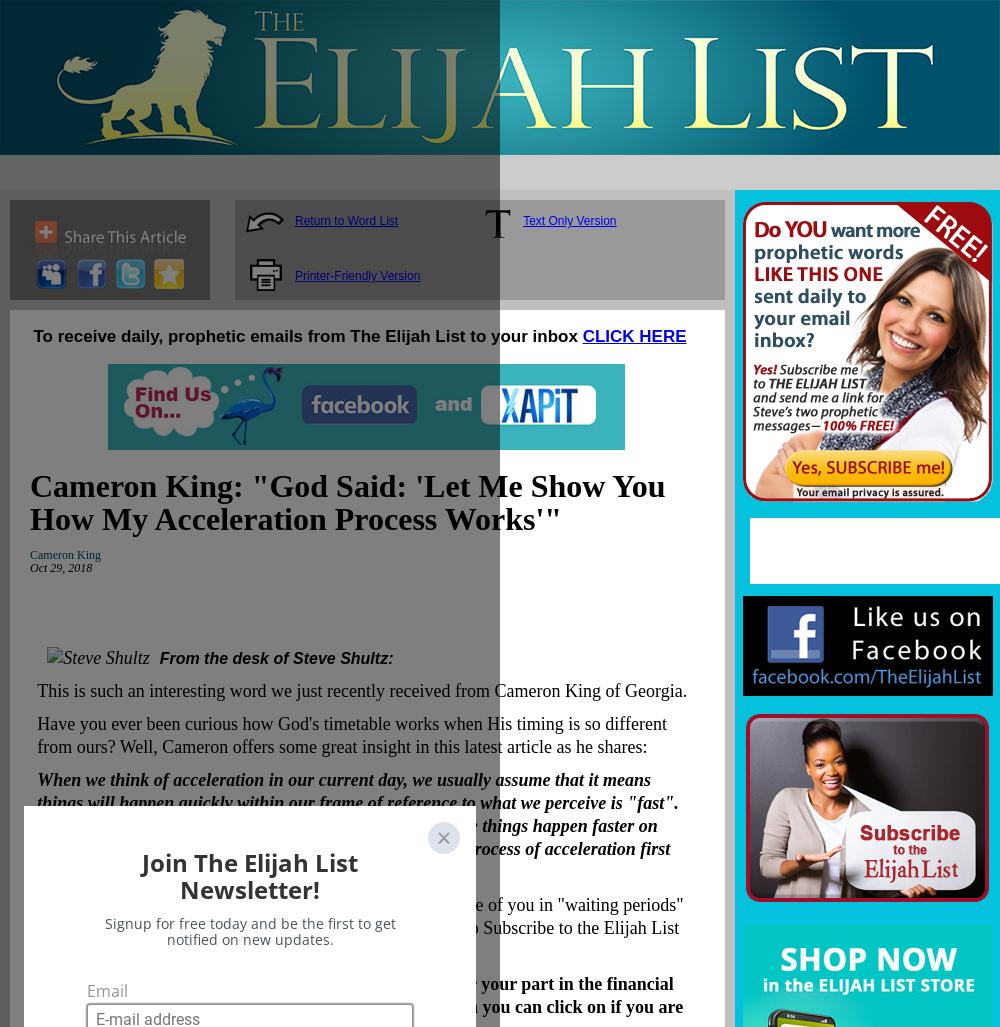  Describe the element at coordinates (64, 98) in the screenshot. I see `'Search for an Event'` at that location.